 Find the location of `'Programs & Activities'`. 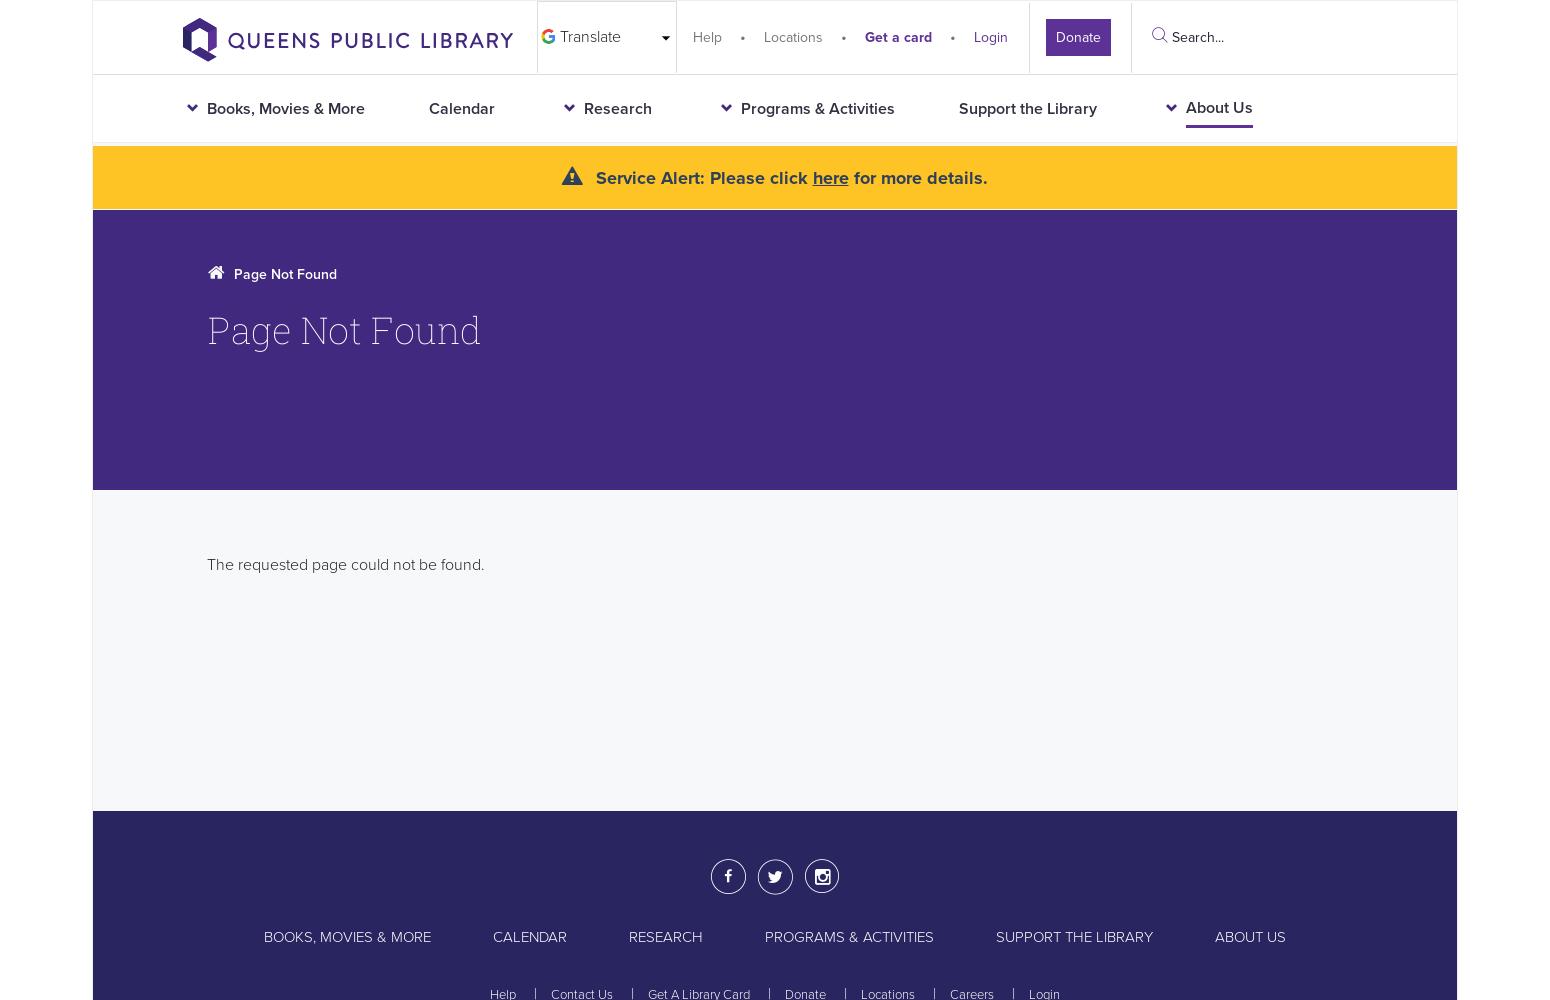

'Programs & Activities' is located at coordinates (848, 936).